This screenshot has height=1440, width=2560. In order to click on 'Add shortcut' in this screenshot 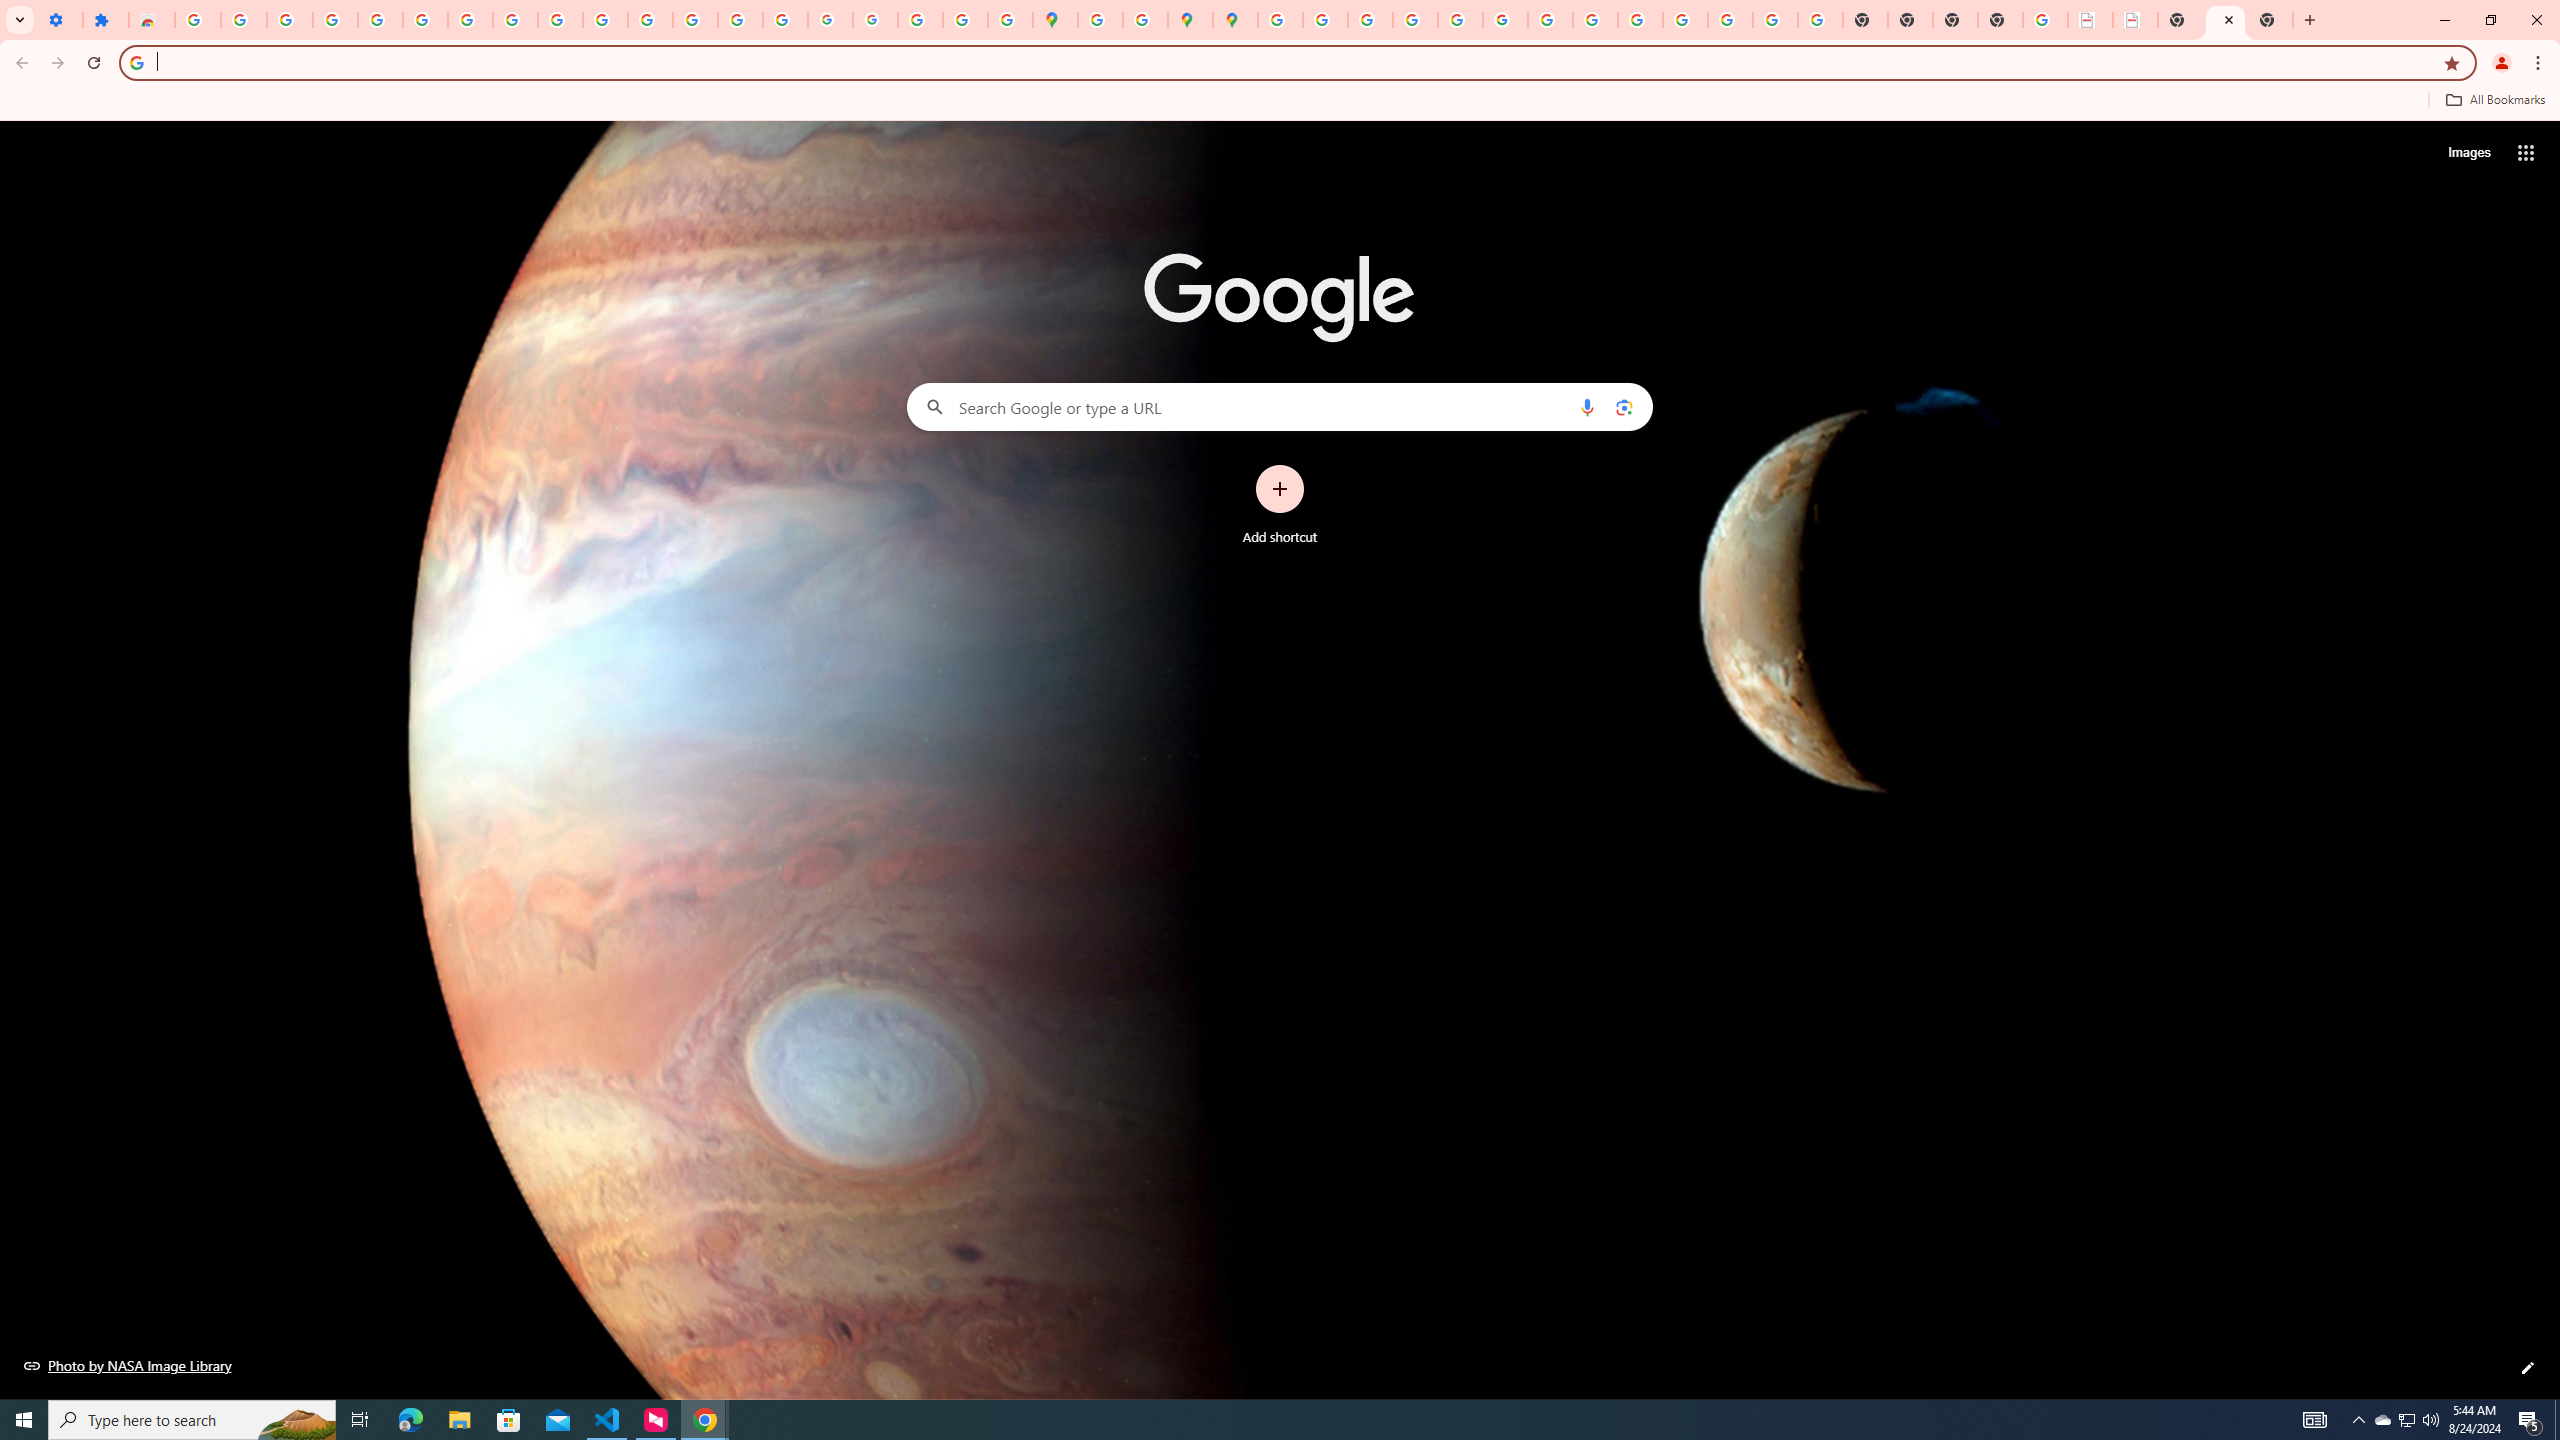, I will do `click(1280, 505)`.